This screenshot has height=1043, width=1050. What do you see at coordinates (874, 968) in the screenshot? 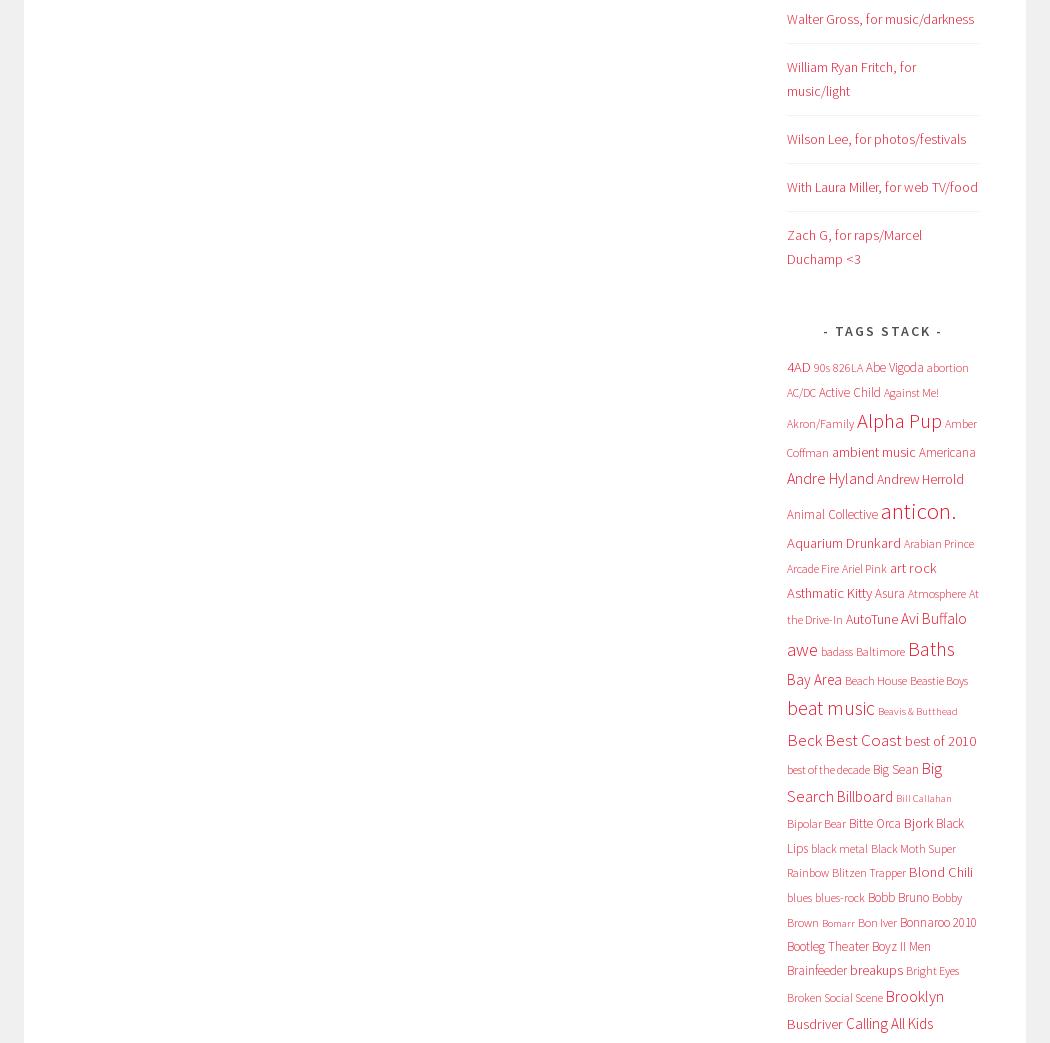
I see `'breakups'` at bounding box center [874, 968].